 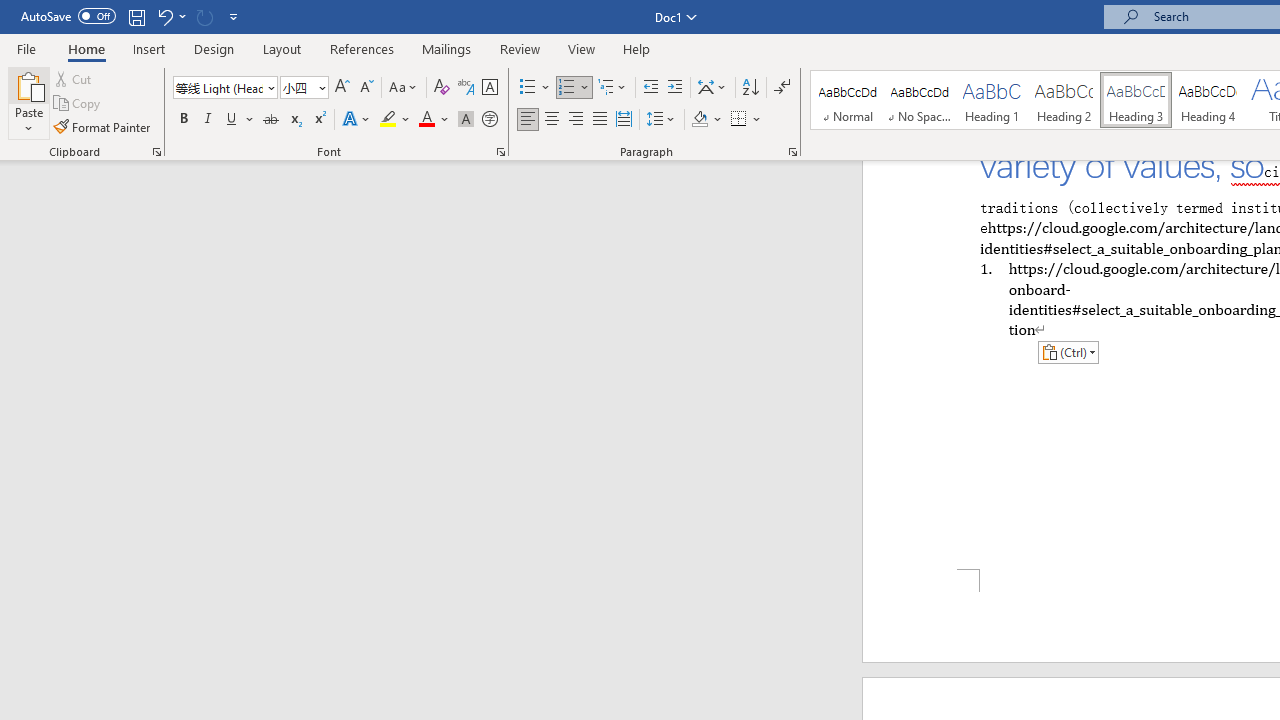 What do you see at coordinates (489, 86) in the screenshot?
I see `'Character Border'` at bounding box center [489, 86].